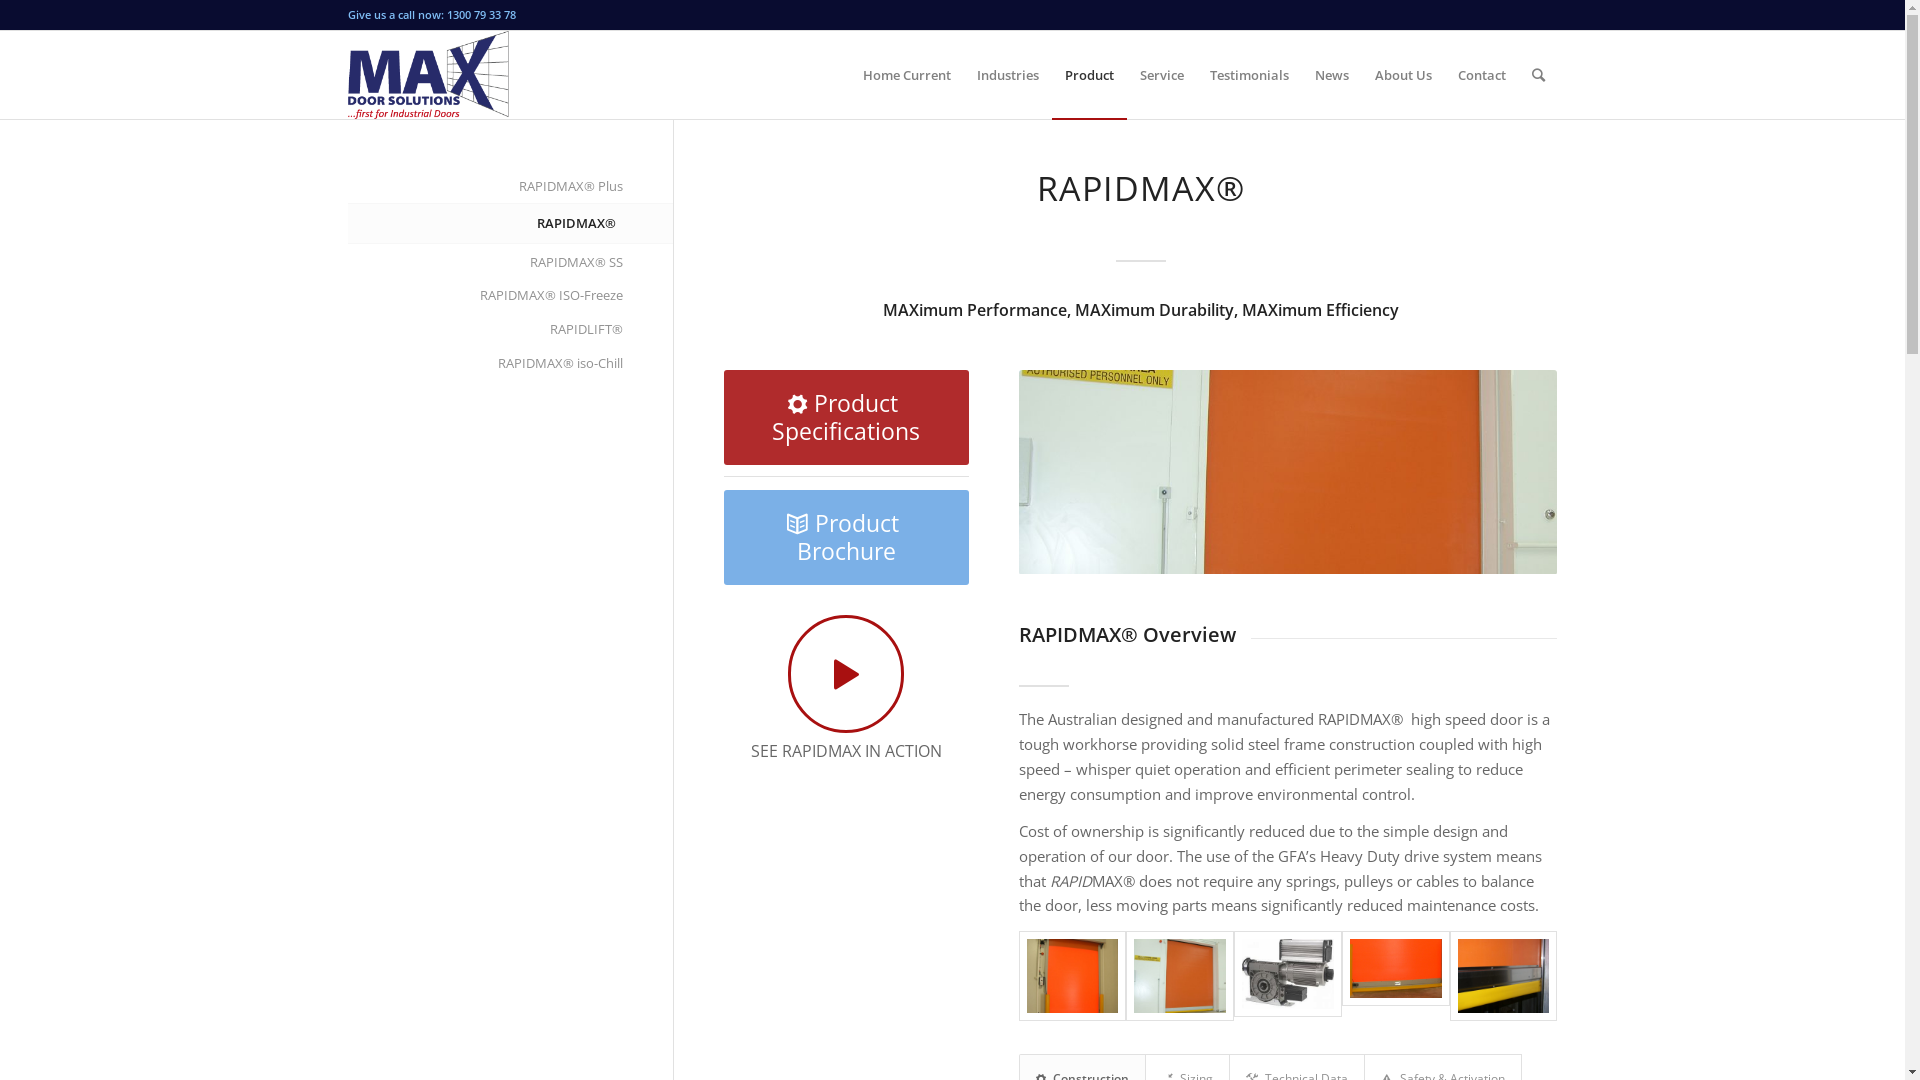 This screenshot has width=1920, height=1080. I want to click on 'Product Brochure', so click(845, 536).